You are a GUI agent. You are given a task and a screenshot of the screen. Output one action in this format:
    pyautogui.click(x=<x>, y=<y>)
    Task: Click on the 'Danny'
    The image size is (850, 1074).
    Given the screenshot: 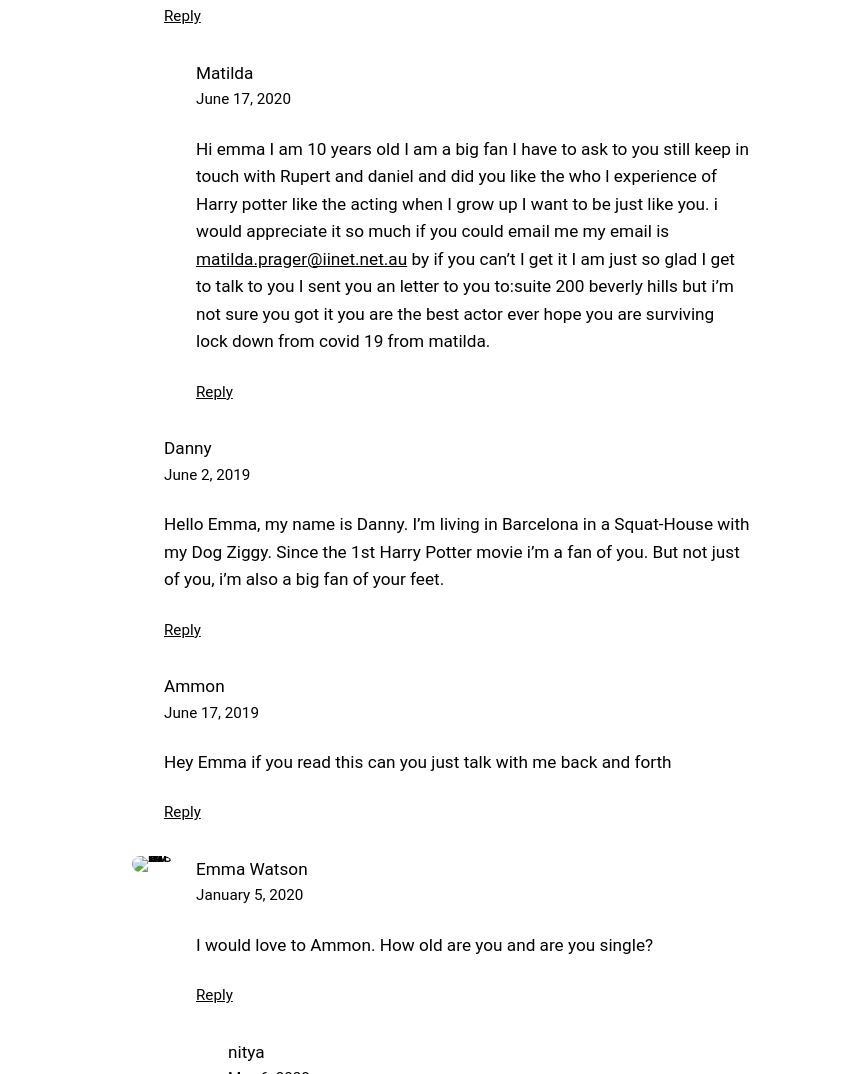 What is the action you would take?
    pyautogui.click(x=163, y=446)
    